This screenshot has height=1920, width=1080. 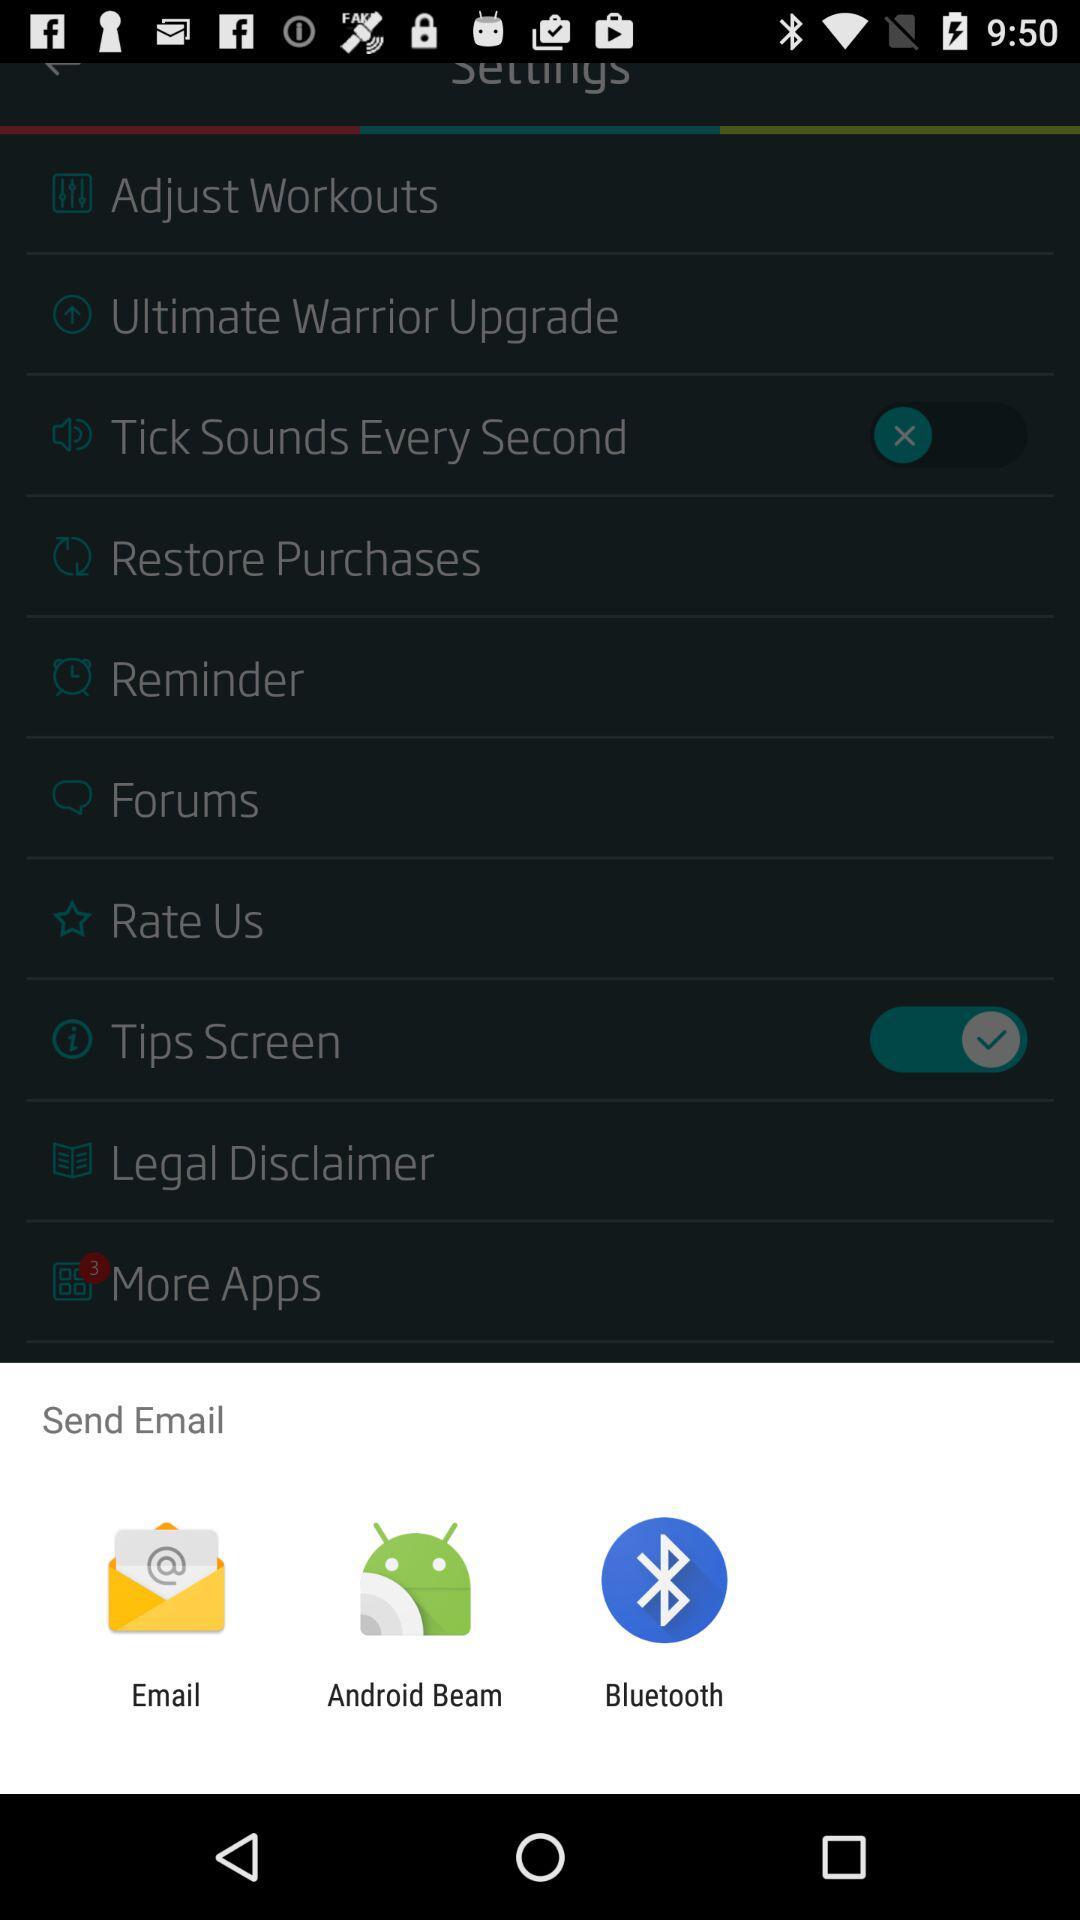 What do you see at coordinates (414, 1711) in the screenshot?
I see `icon to the left of bluetooth` at bounding box center [414, 1711].